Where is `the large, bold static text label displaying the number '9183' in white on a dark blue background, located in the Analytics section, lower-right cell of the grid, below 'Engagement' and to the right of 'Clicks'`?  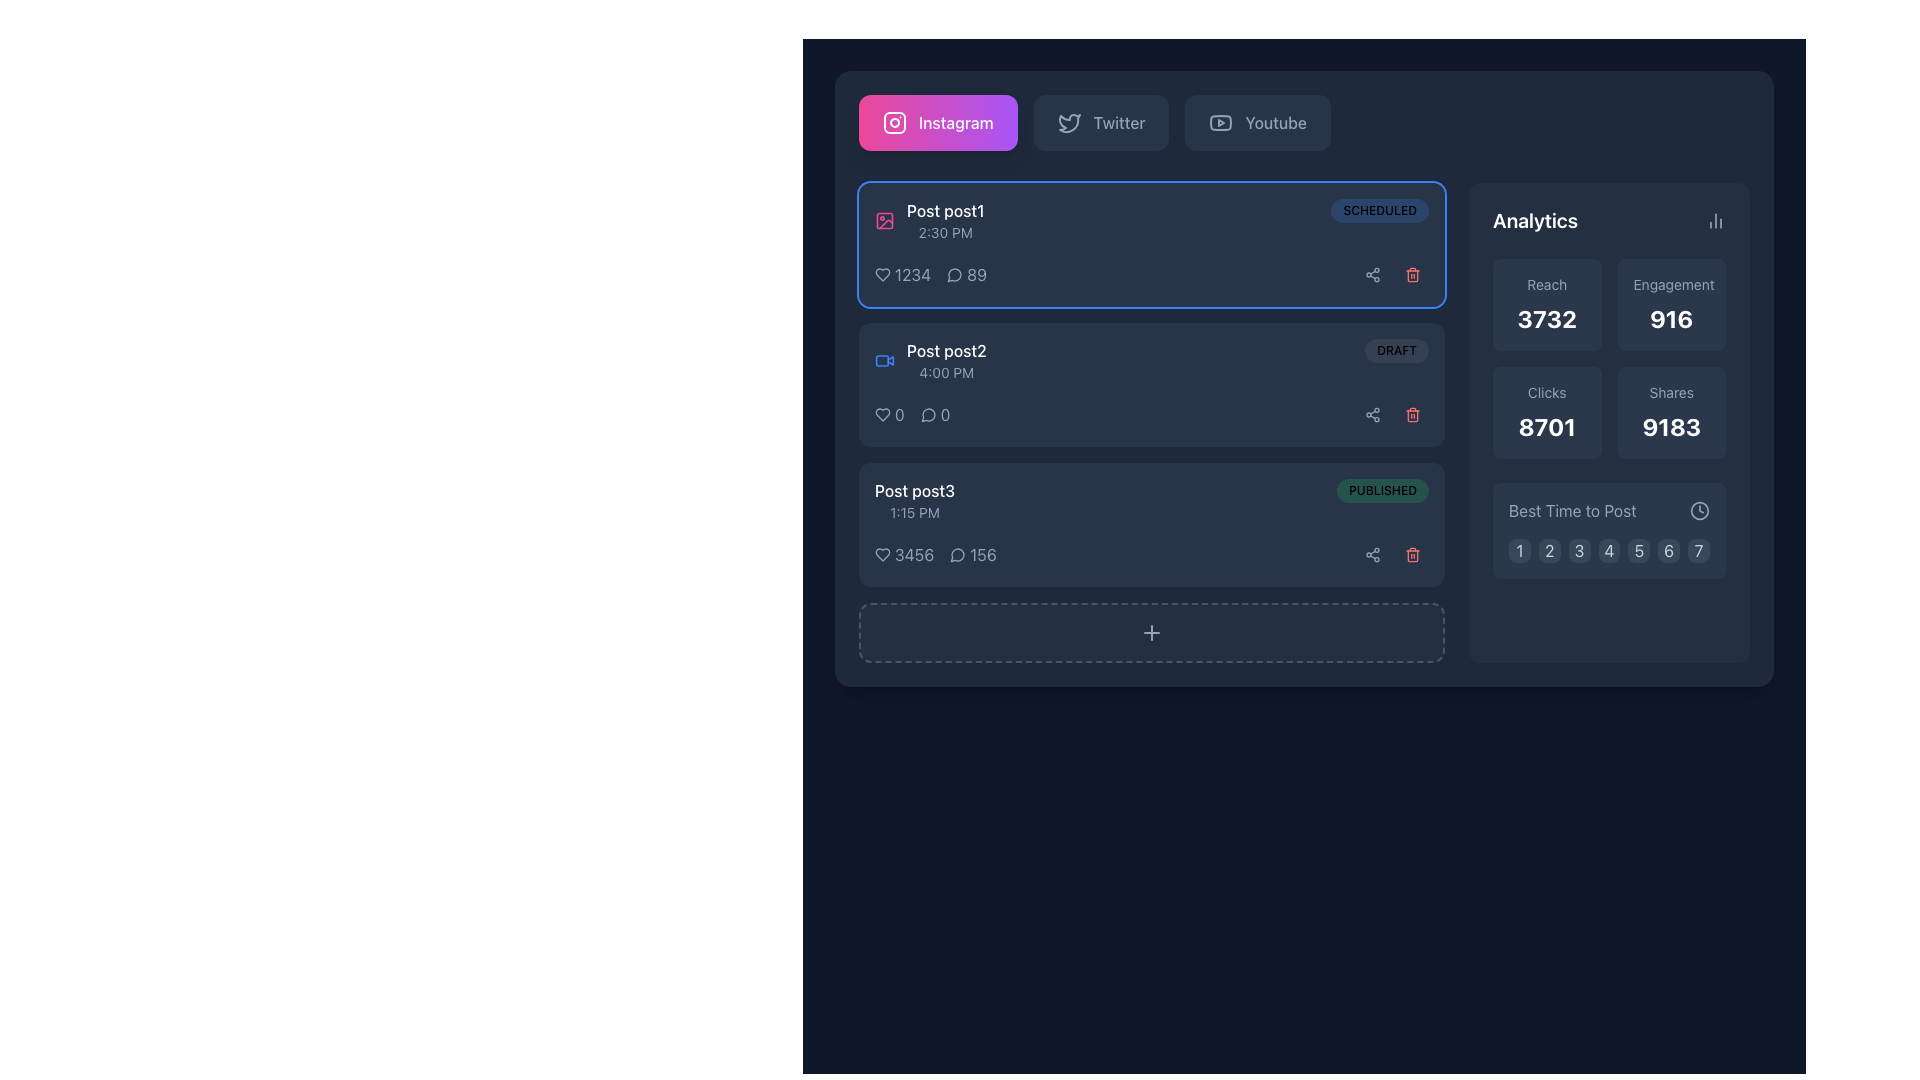 the large, bold static text label displaying the number '9183' in white on a dark blue background, located in the Analytics section, lower-right cell of the grid, below 'Engagement' and to the right of 'Clicks' is located at coordinates (1671, 426).